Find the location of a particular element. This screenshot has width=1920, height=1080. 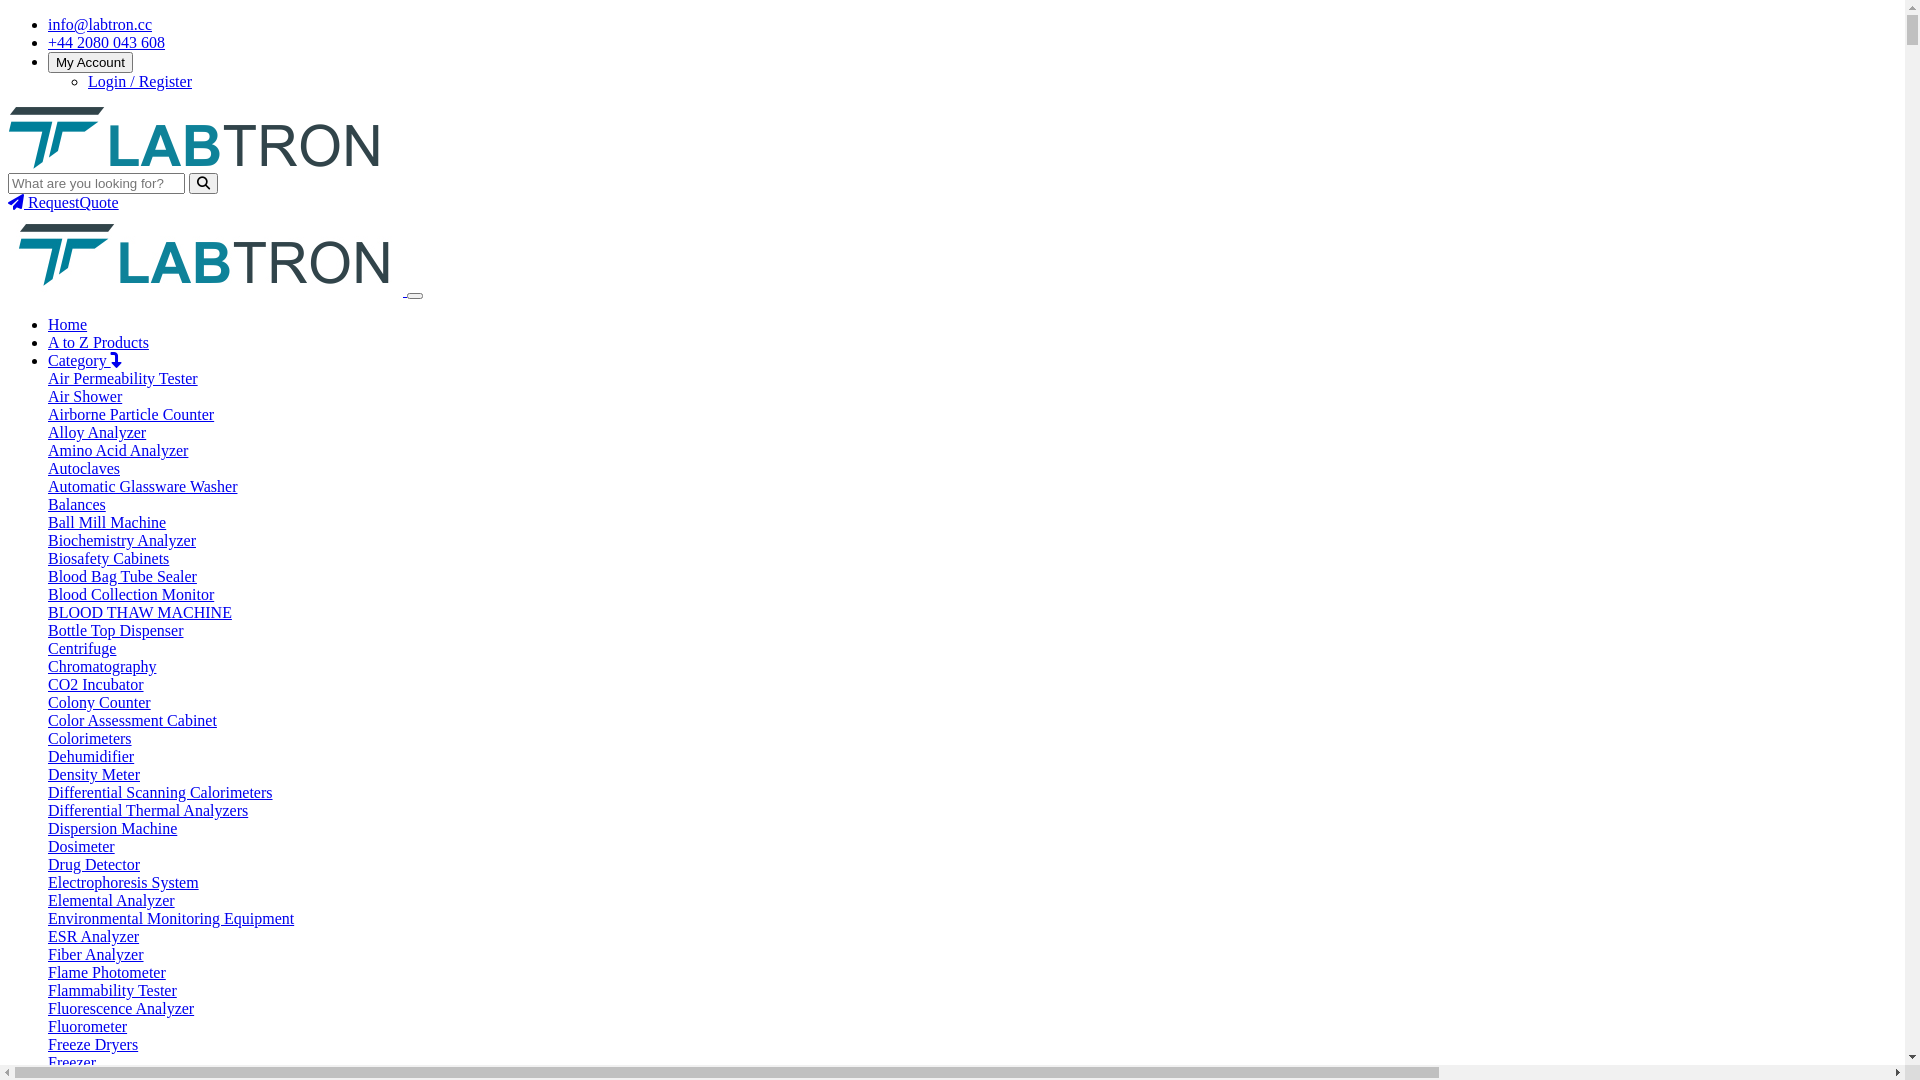

'Amino Acid Analyzer' is located at coordinates (117, 450).